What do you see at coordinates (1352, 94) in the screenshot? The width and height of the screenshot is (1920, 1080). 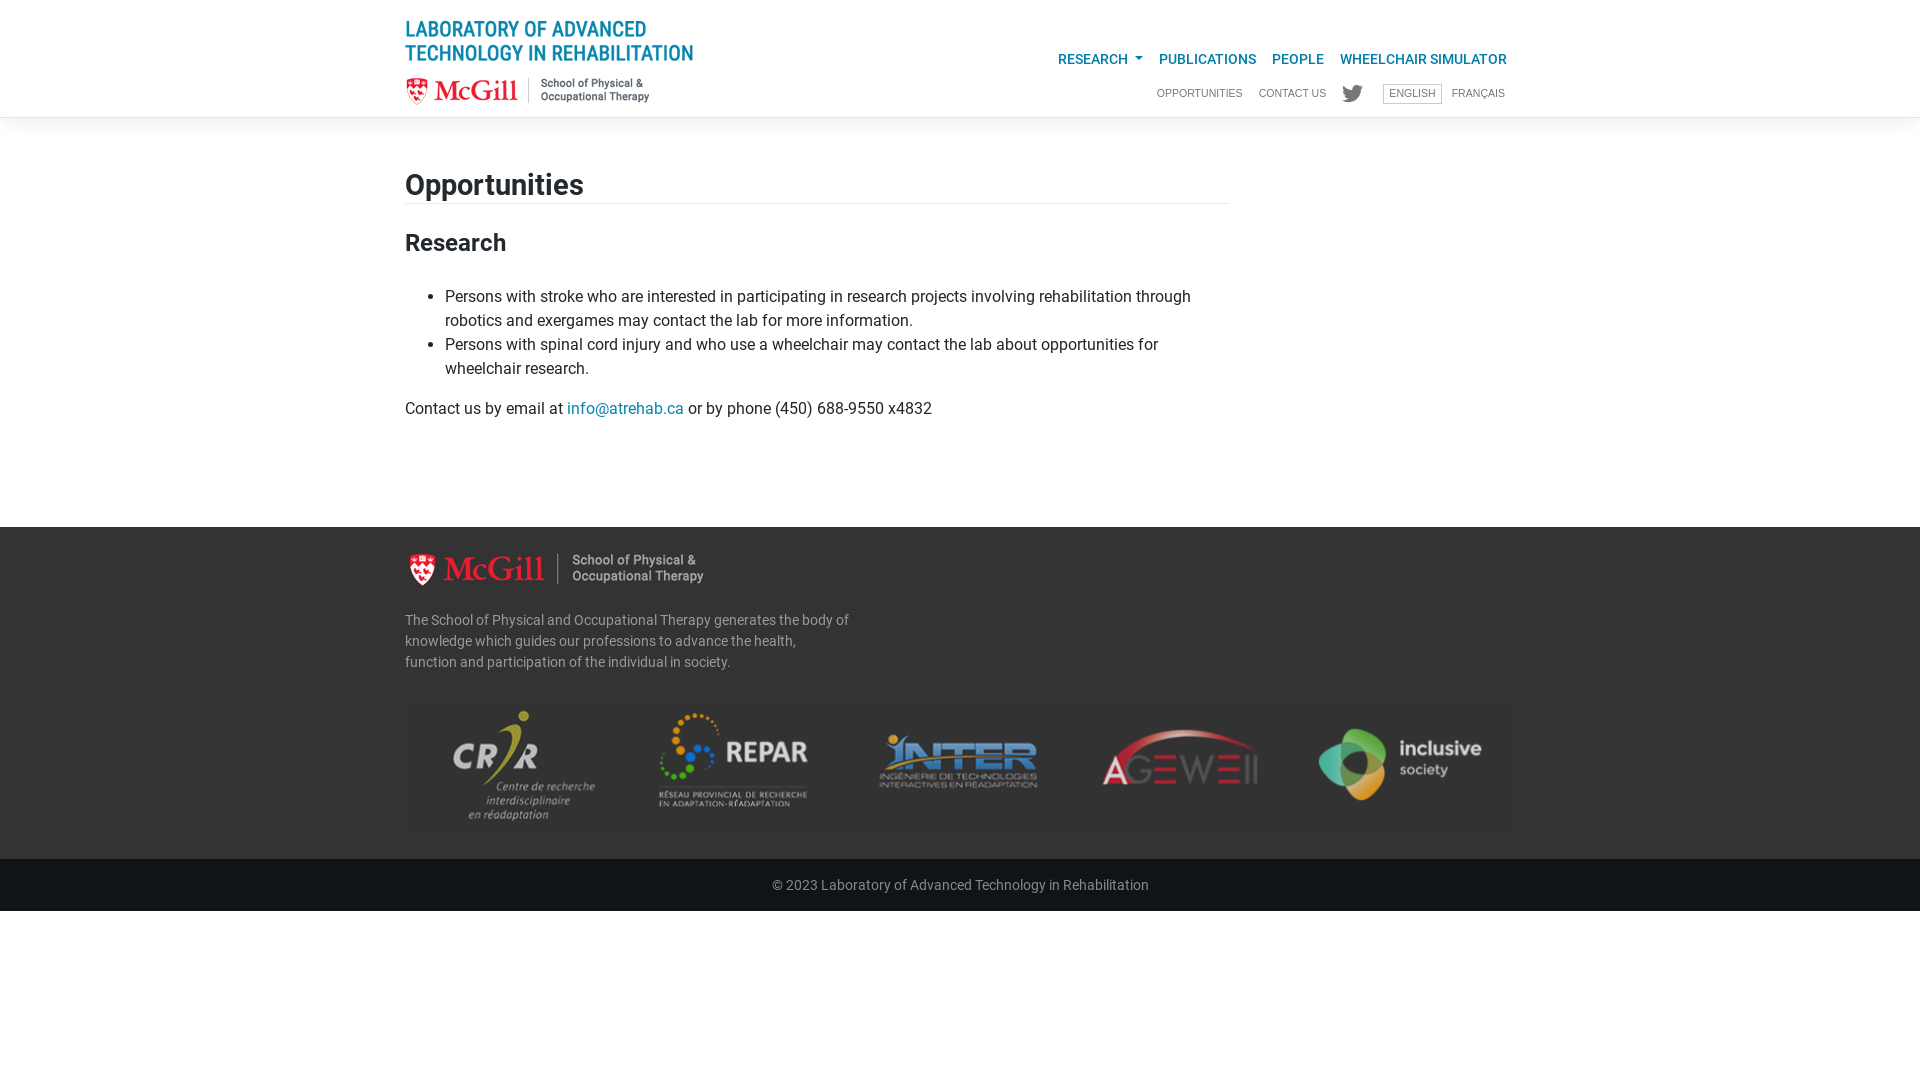 I see `'Twitter'` at bounding box center [1352, 94].